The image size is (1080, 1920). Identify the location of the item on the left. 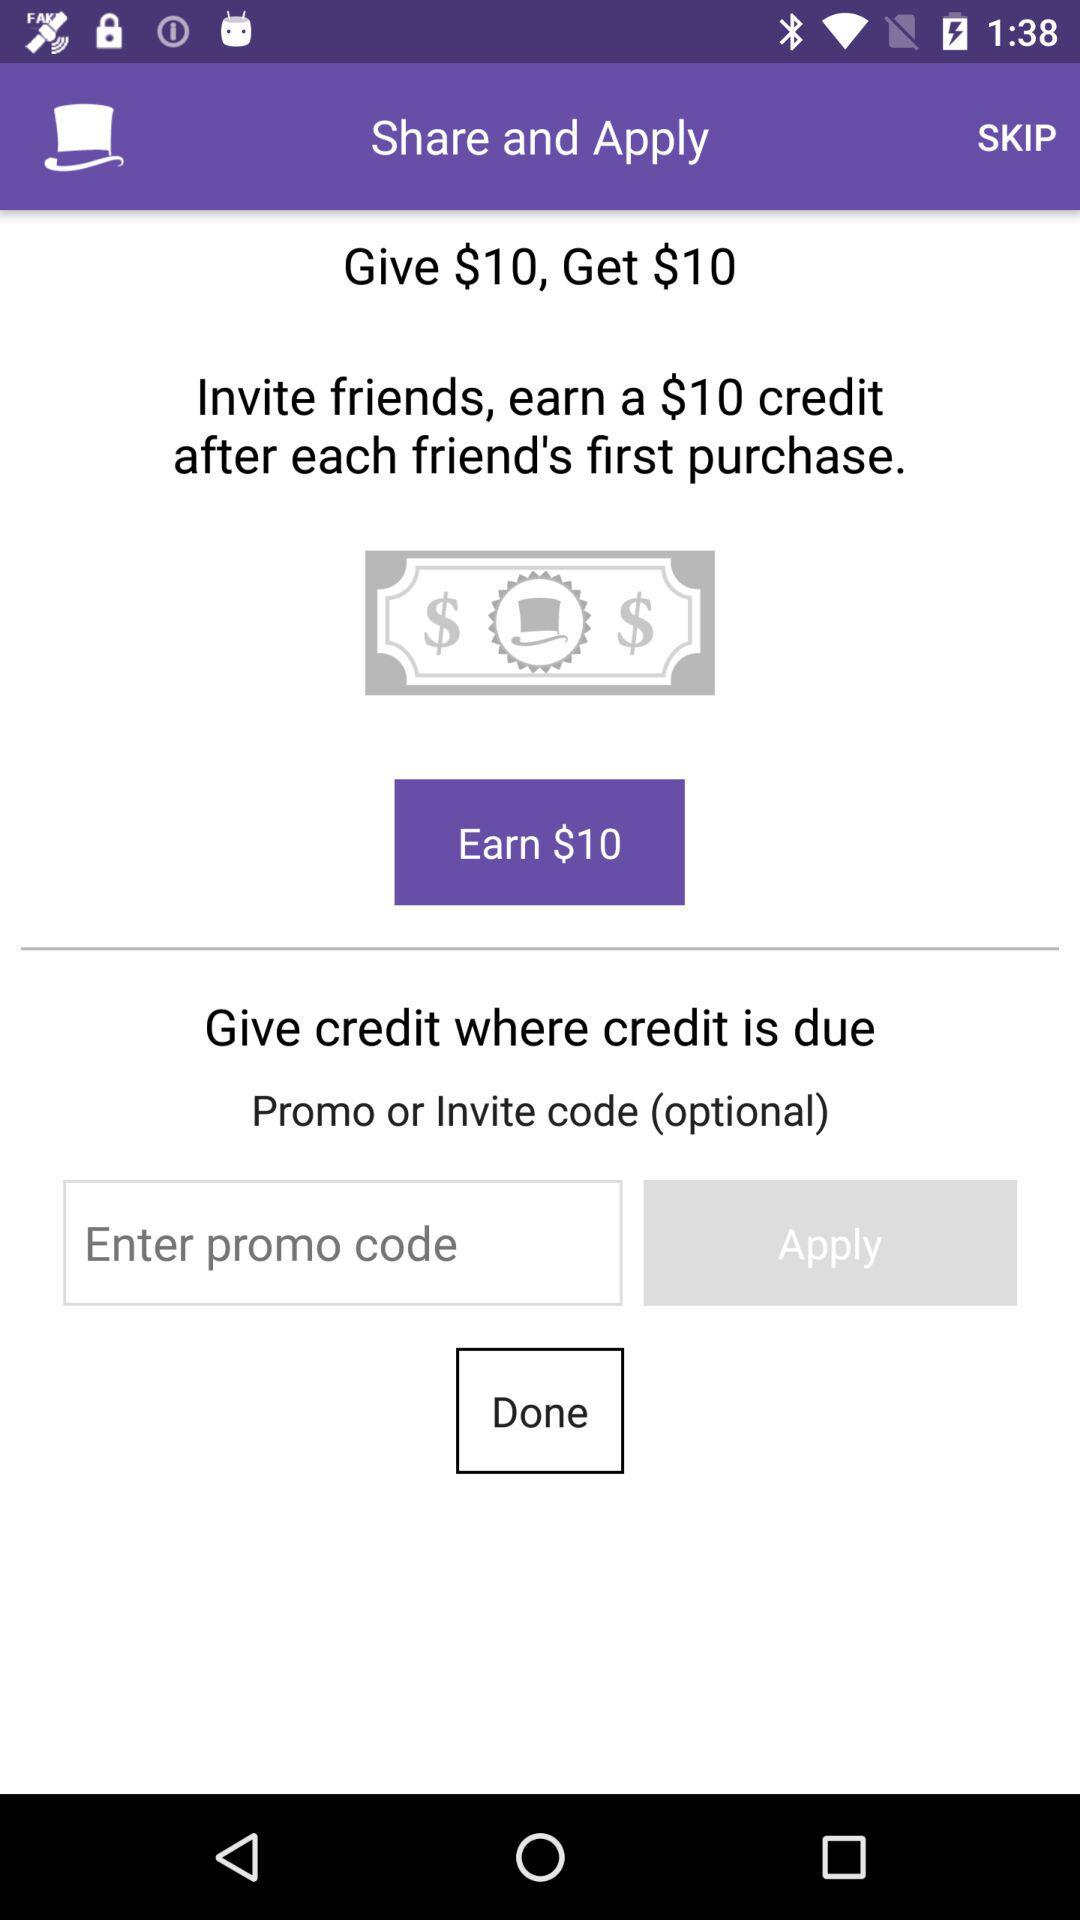
(341, 1241).